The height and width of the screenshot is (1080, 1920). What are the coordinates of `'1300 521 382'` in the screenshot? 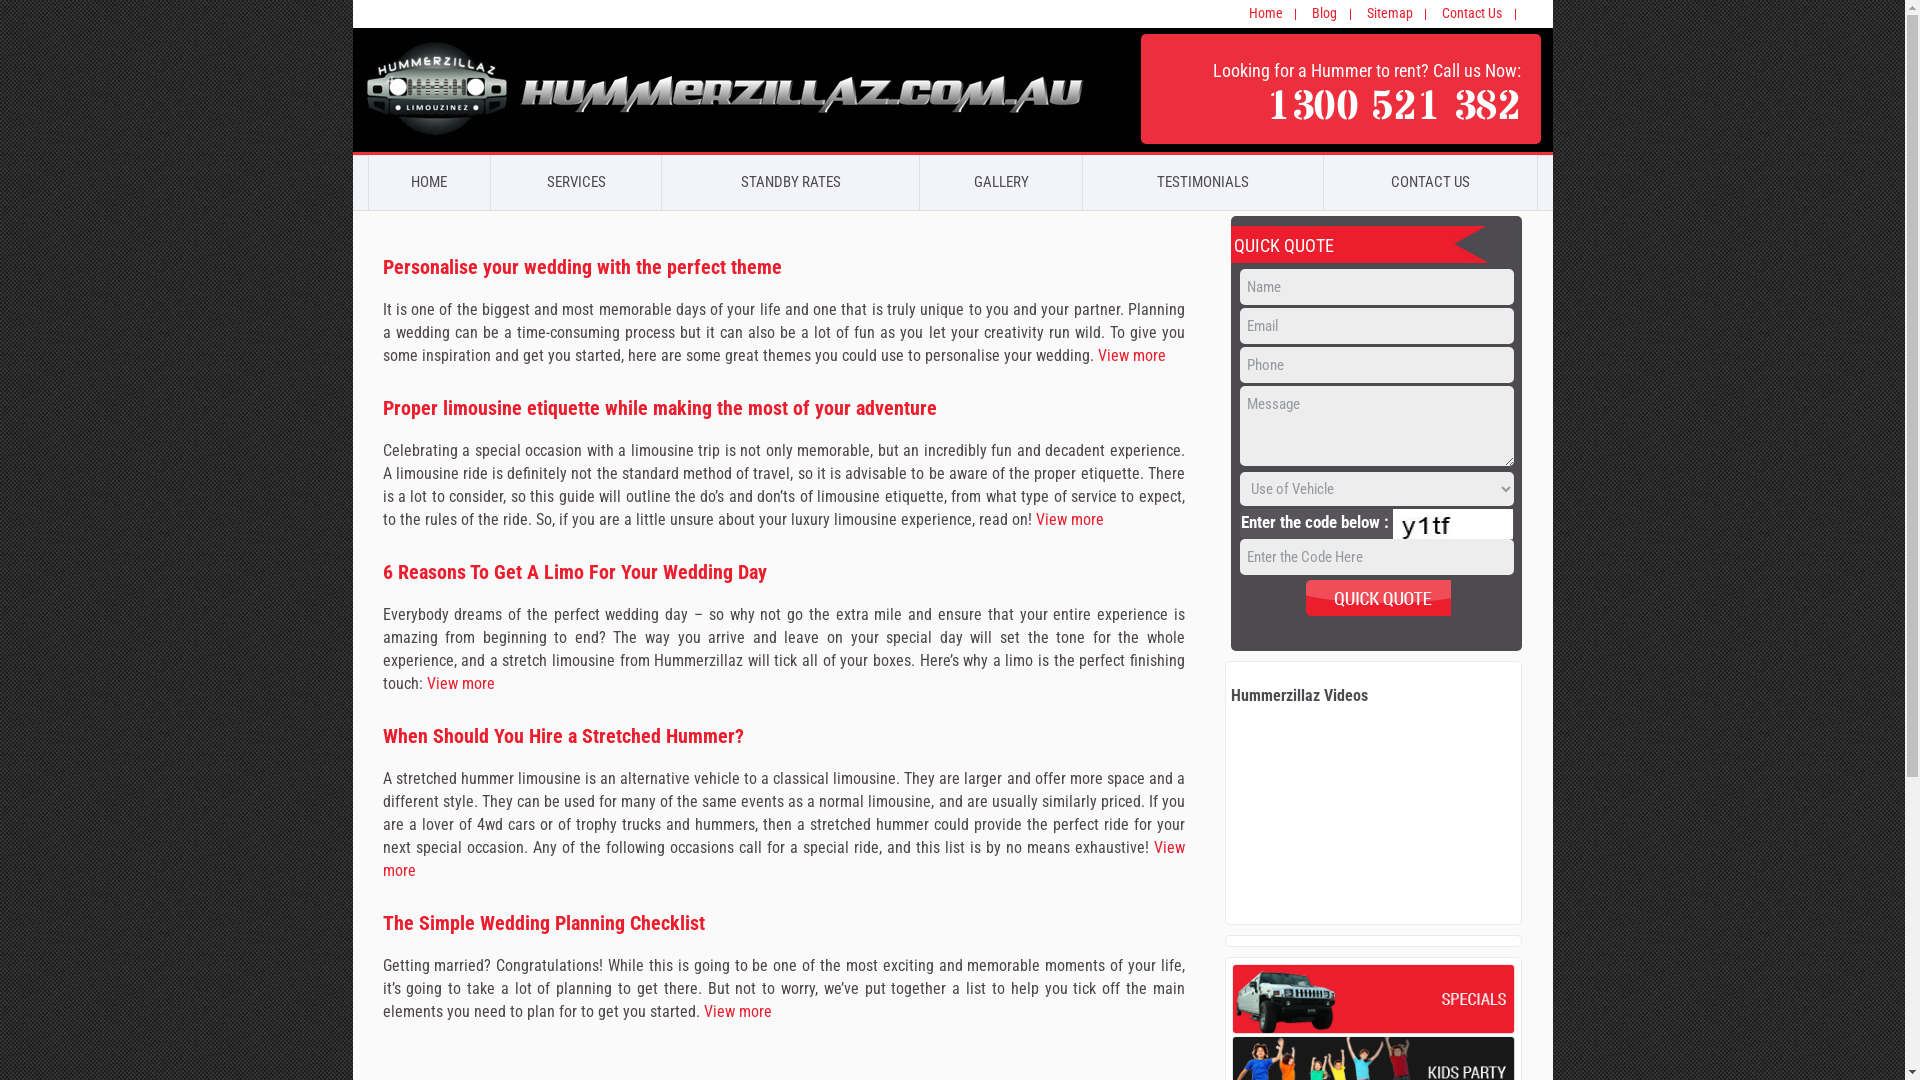 It's located at (1391, 110).